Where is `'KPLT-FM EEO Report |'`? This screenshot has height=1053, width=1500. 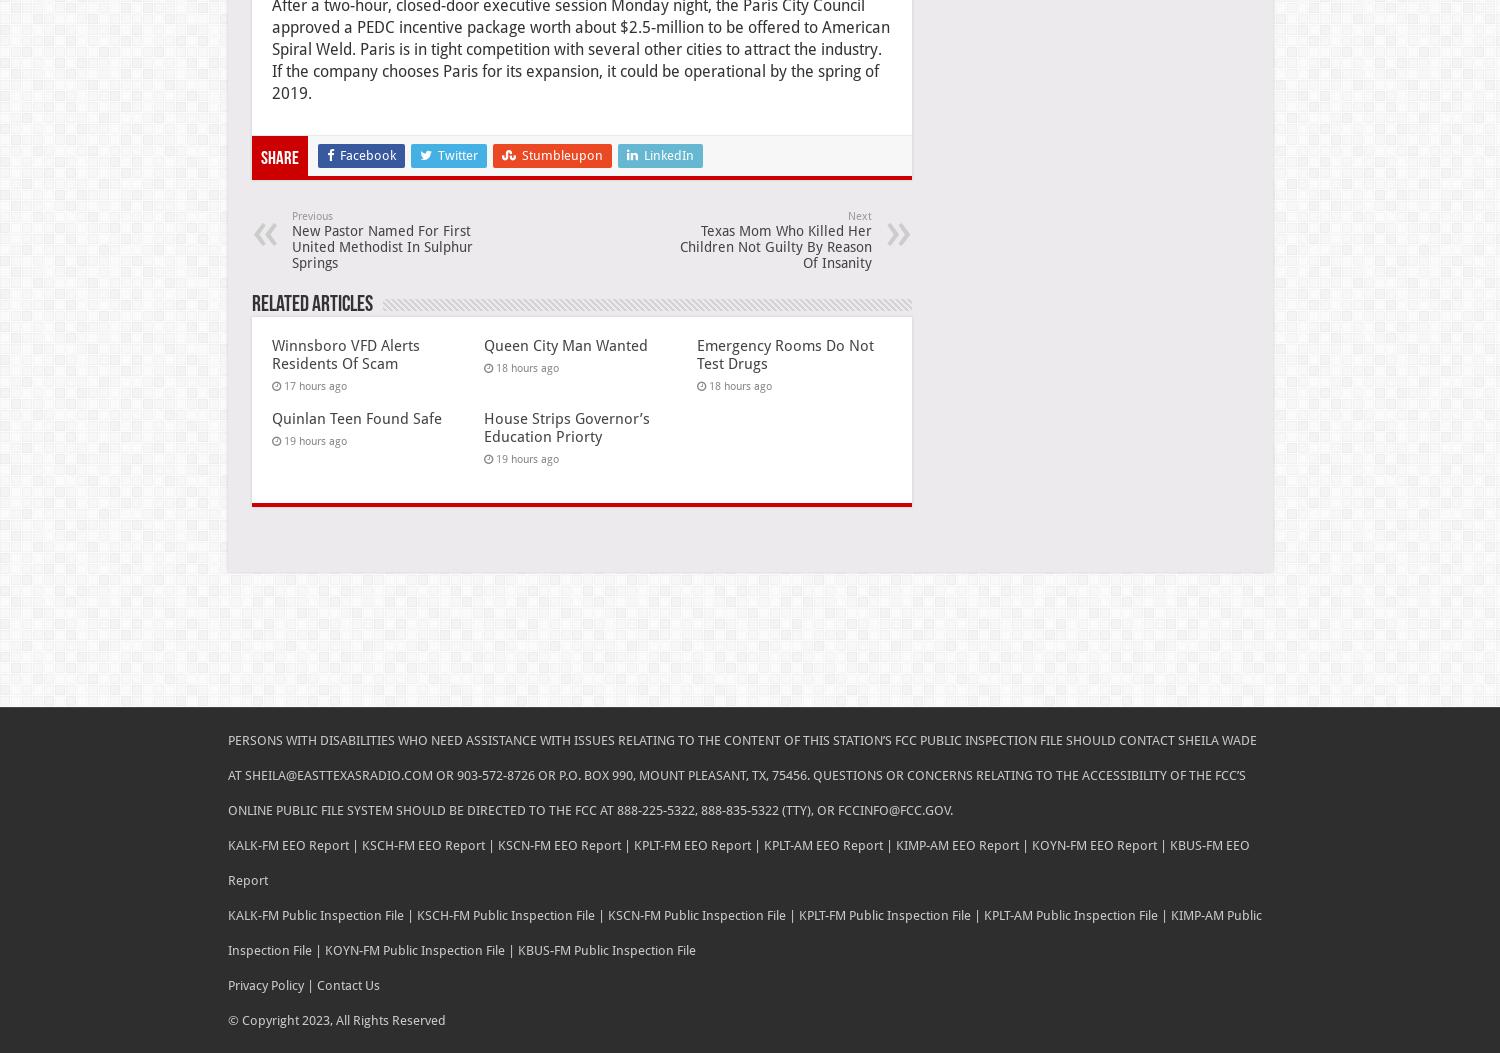
'KPLT-FM EEO Report |' is located at coordinates (695, 843).